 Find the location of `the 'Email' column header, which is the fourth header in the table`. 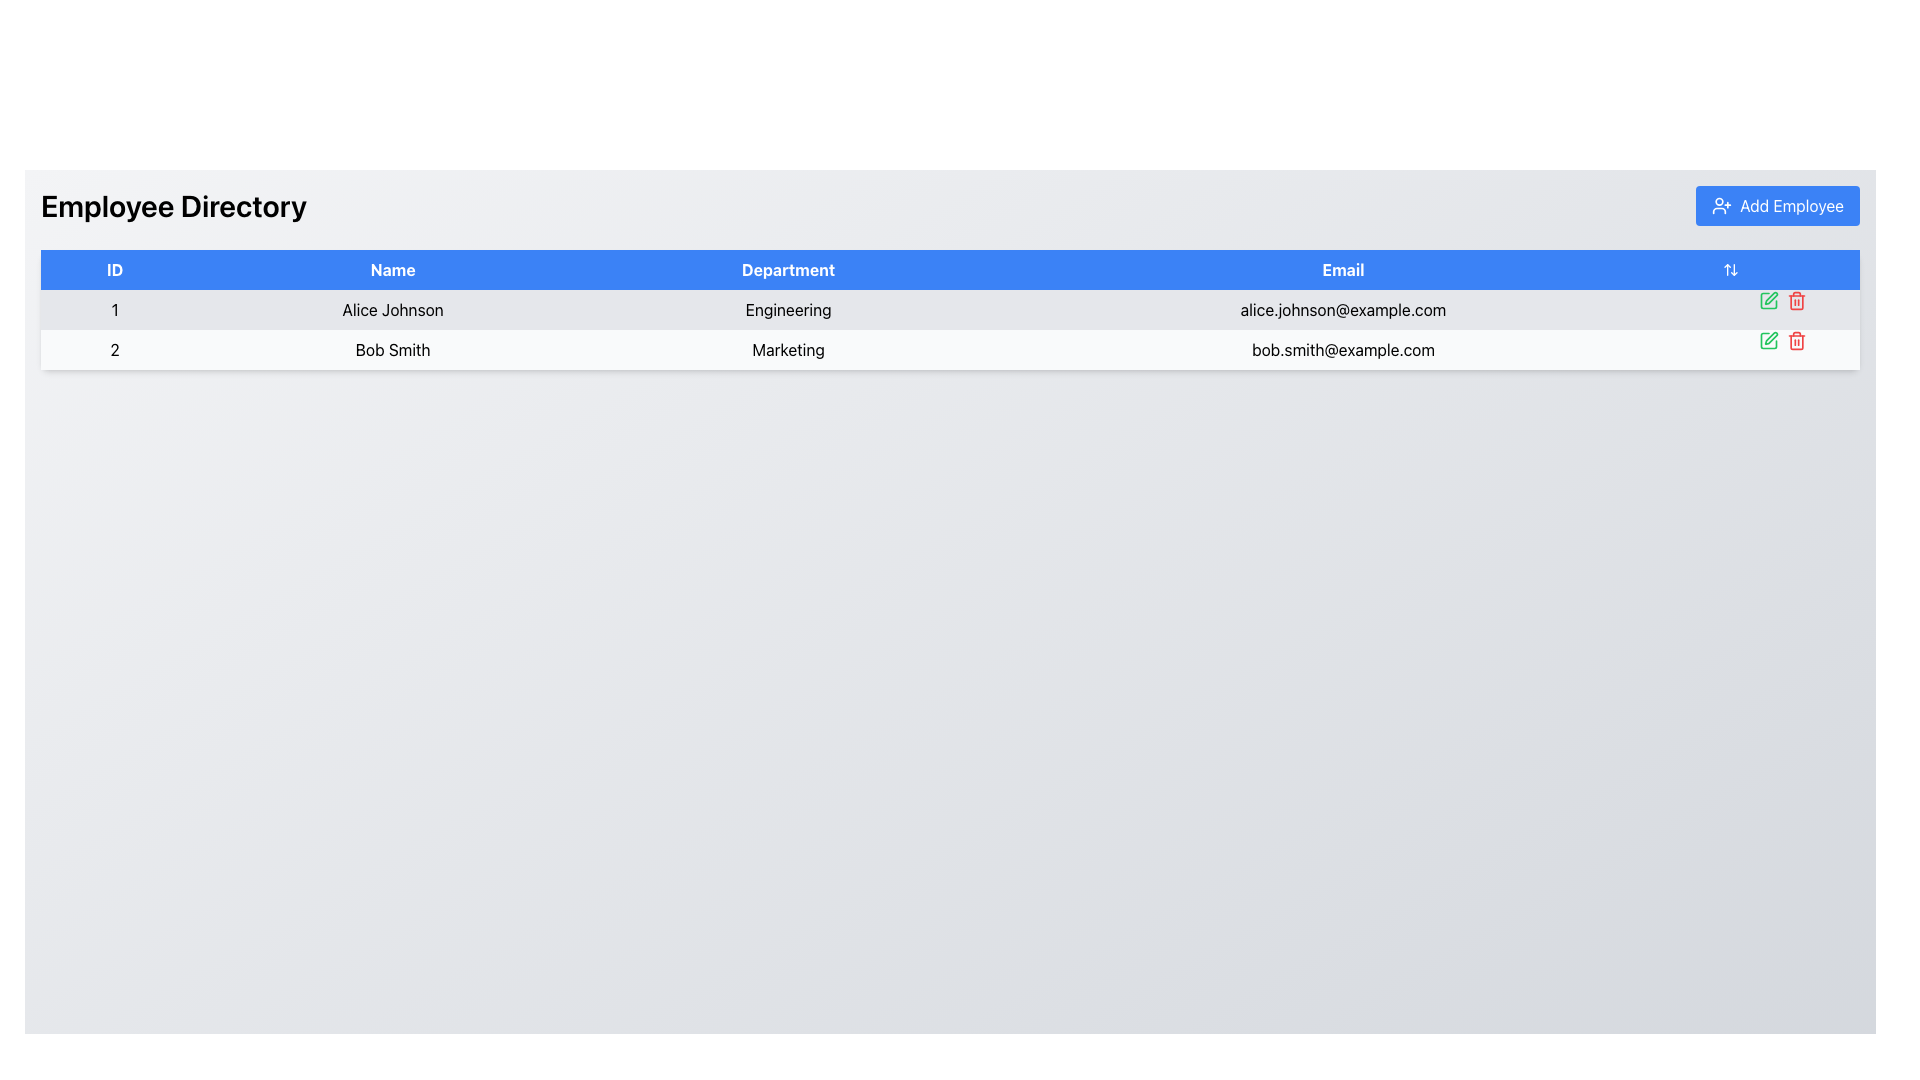

the 'Email' column header, which is the fourth header in the table is located at coordinates (1343, 270).